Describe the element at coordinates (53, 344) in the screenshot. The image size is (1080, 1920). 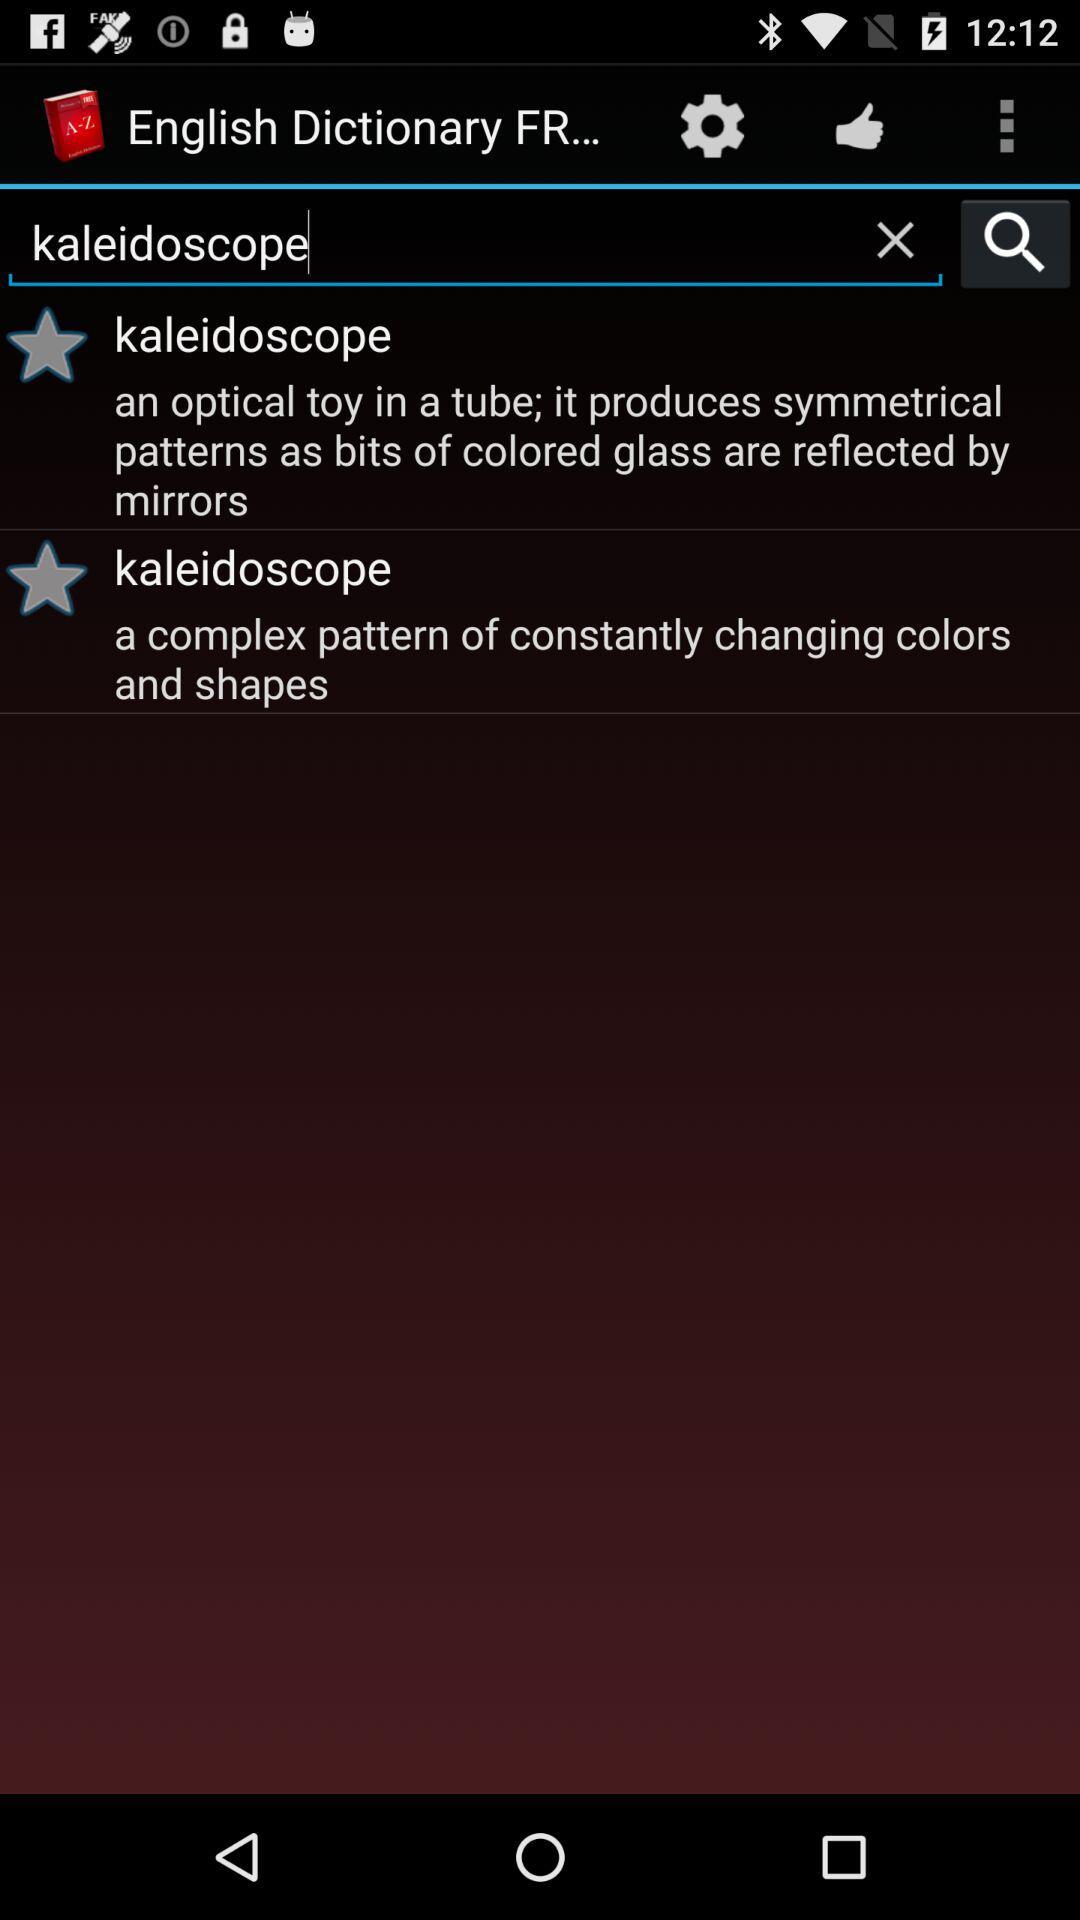
I see `the icon below the kaleidoscope icon` at that location.